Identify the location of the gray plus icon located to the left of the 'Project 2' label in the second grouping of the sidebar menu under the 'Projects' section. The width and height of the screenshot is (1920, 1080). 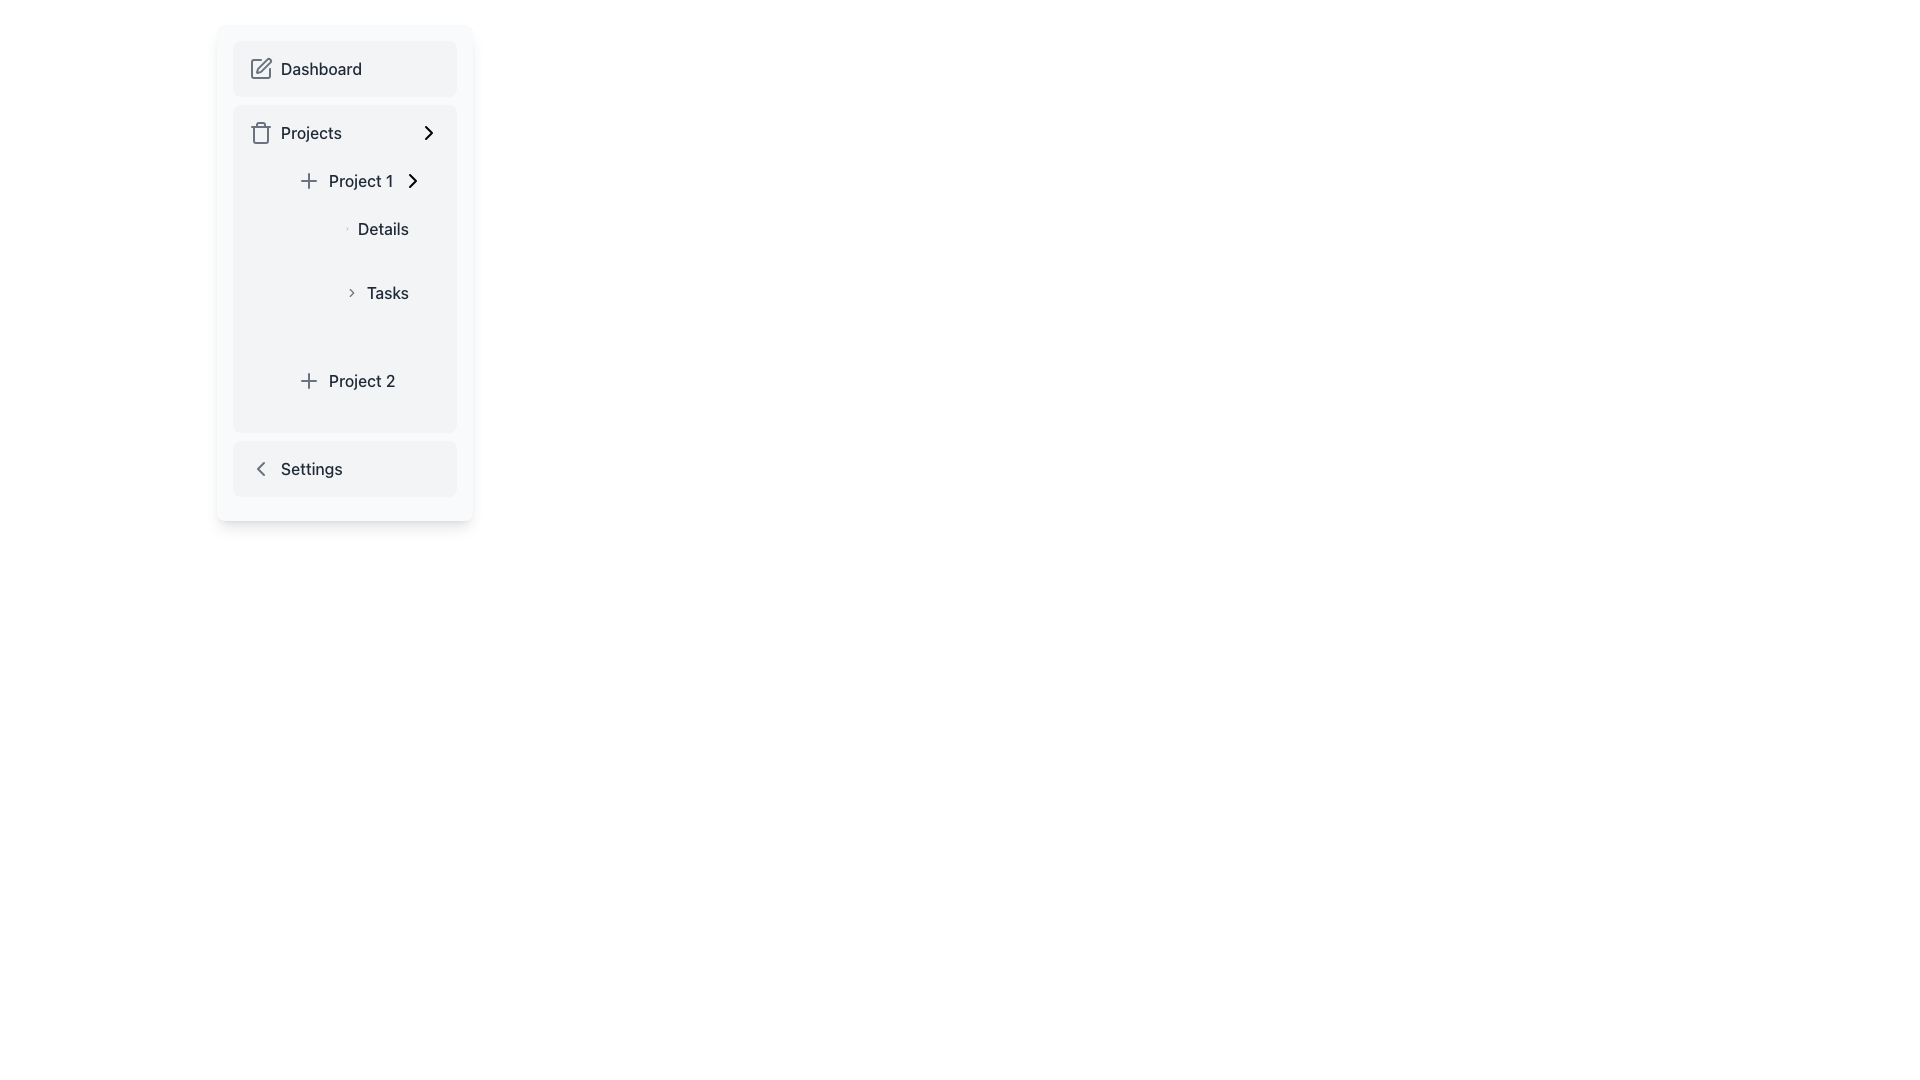
(307, 381).